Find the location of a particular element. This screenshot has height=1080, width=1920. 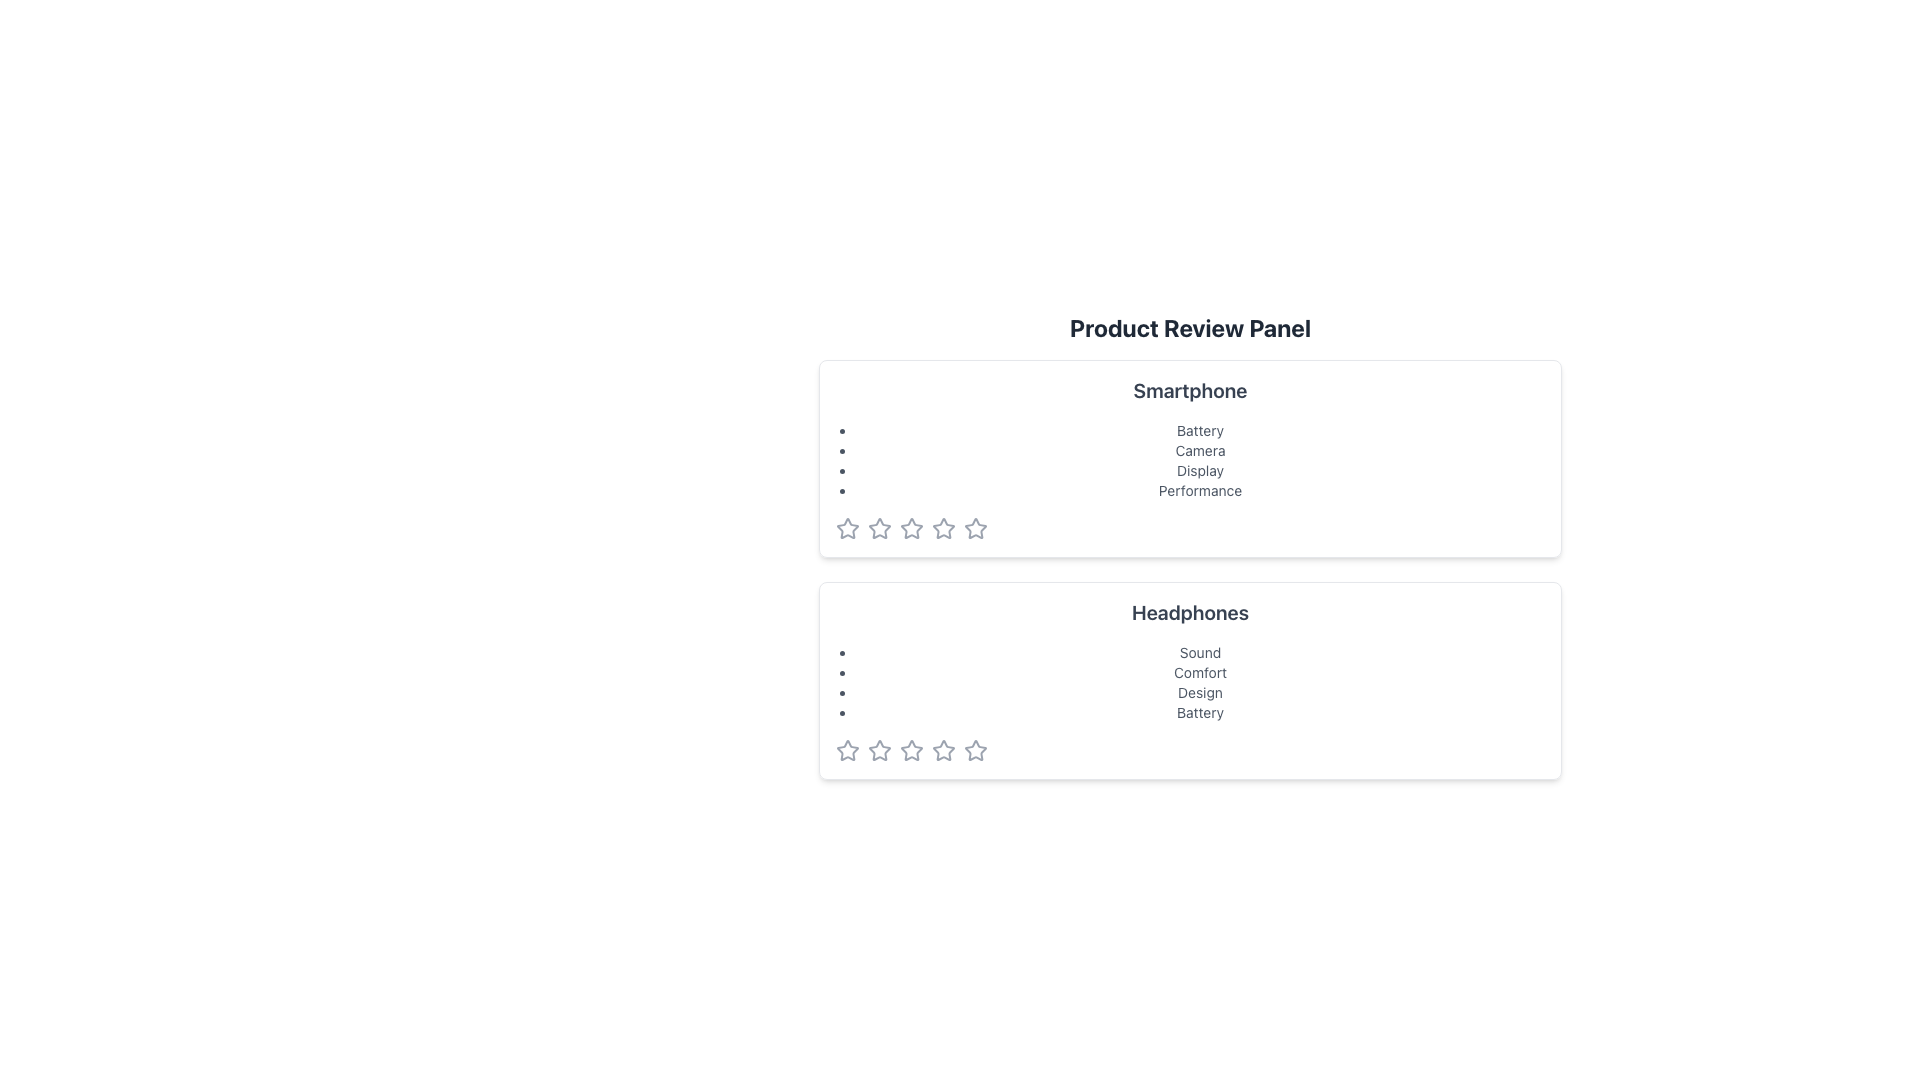

the first star icon in the rating system under the 'Headphones' section to rate it is located at coordinates (848, 751).